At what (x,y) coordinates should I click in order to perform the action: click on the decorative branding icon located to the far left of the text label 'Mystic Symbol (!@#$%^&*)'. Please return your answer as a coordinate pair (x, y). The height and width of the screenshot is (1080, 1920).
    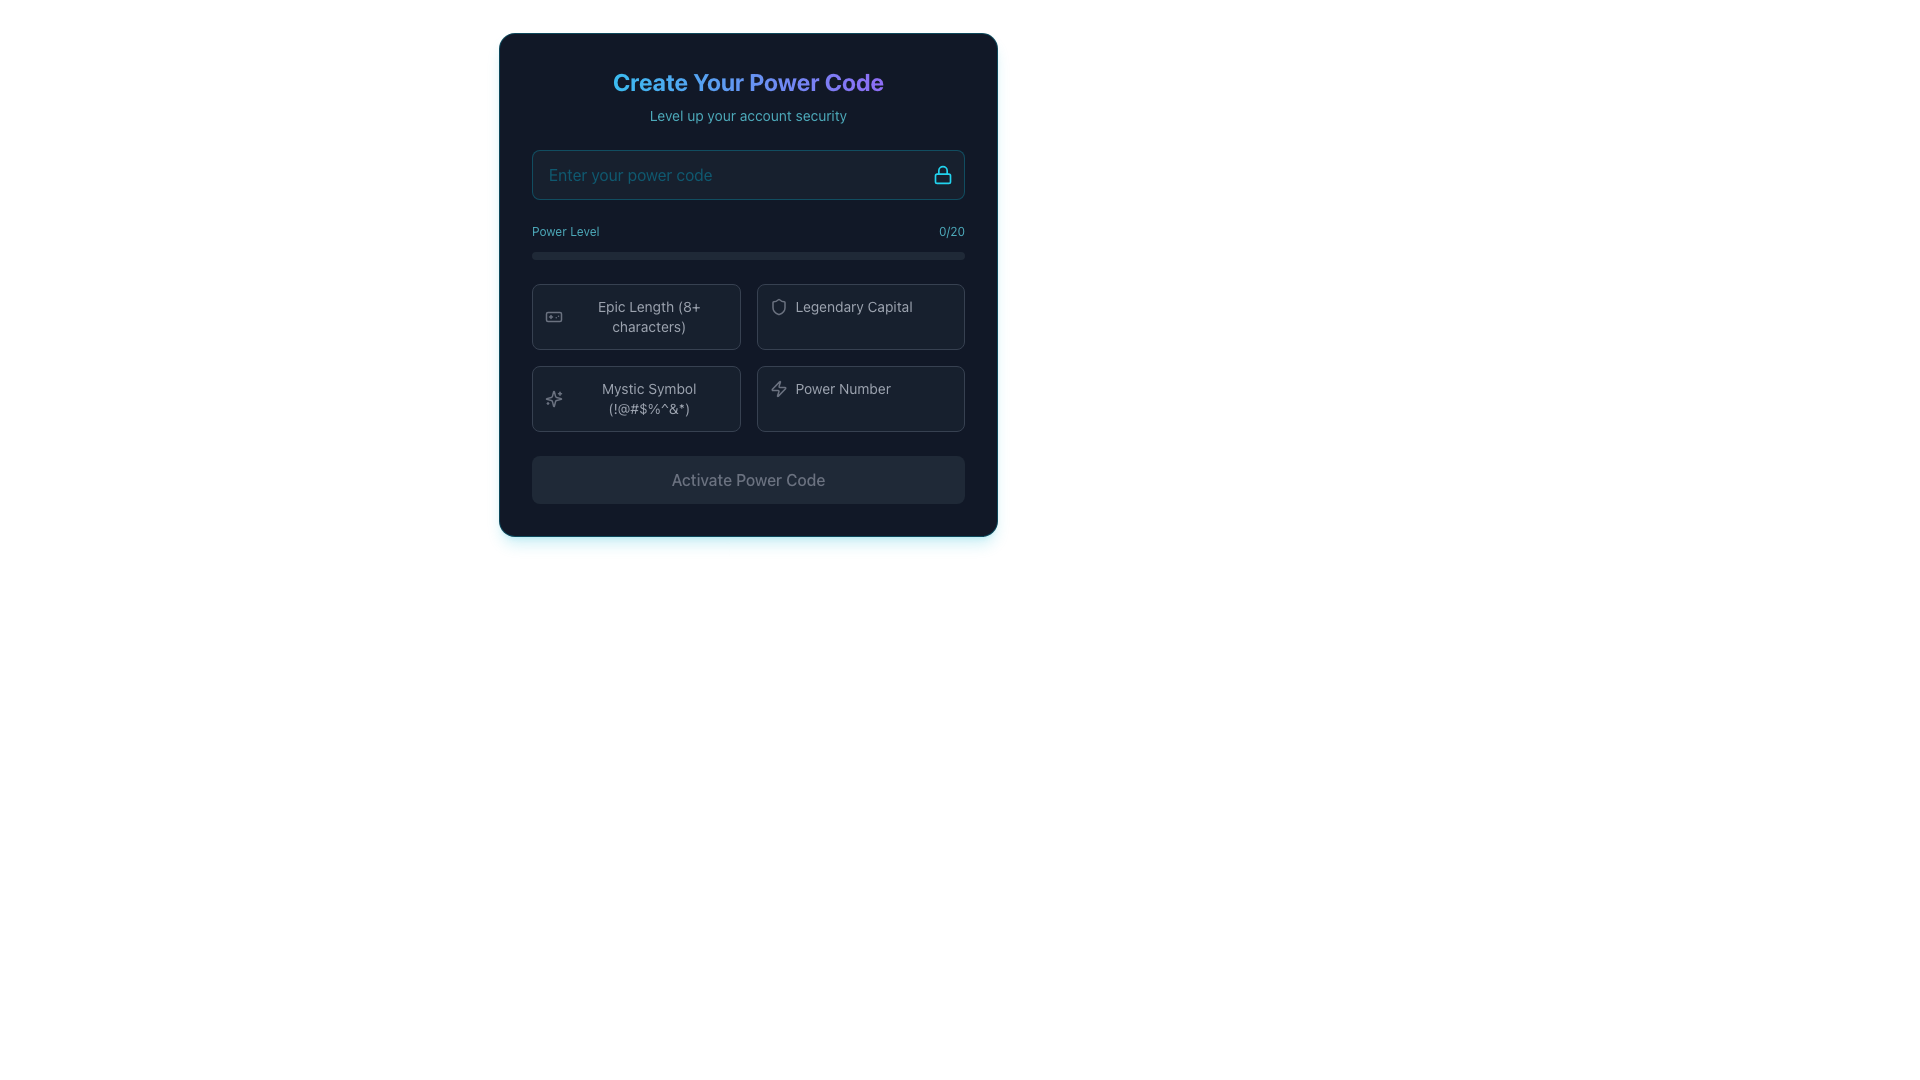
    Looking at the image, I should click on (553, 398).